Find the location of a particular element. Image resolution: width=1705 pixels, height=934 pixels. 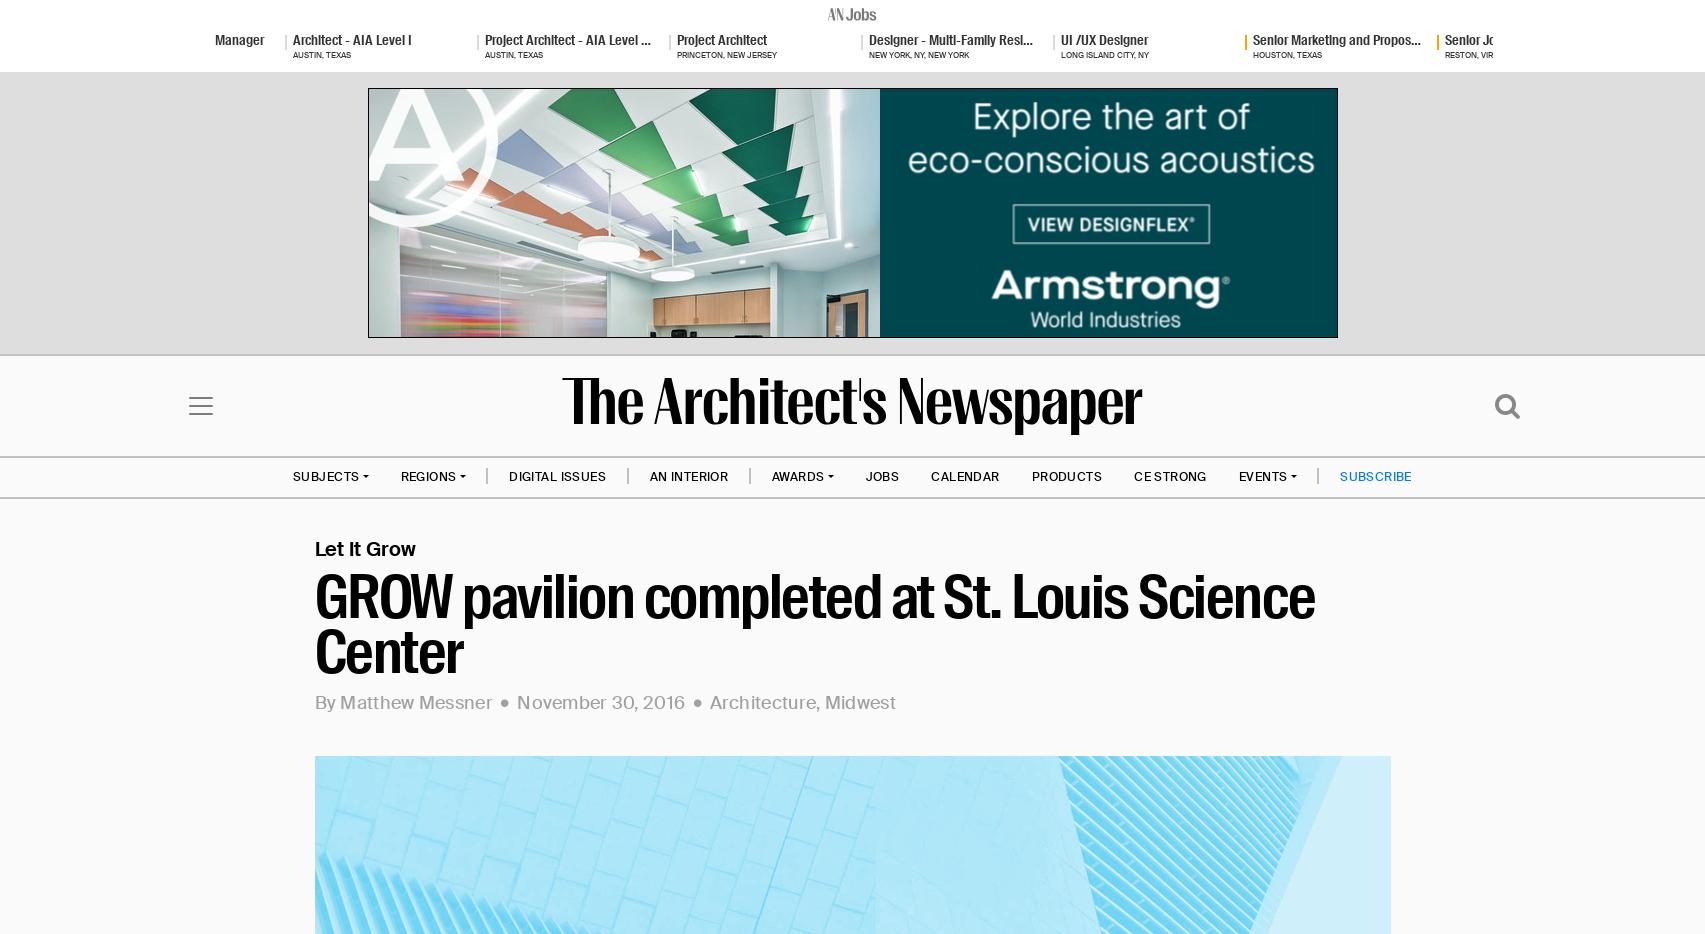

'Project Architect' is located at coordinates (721, 38).